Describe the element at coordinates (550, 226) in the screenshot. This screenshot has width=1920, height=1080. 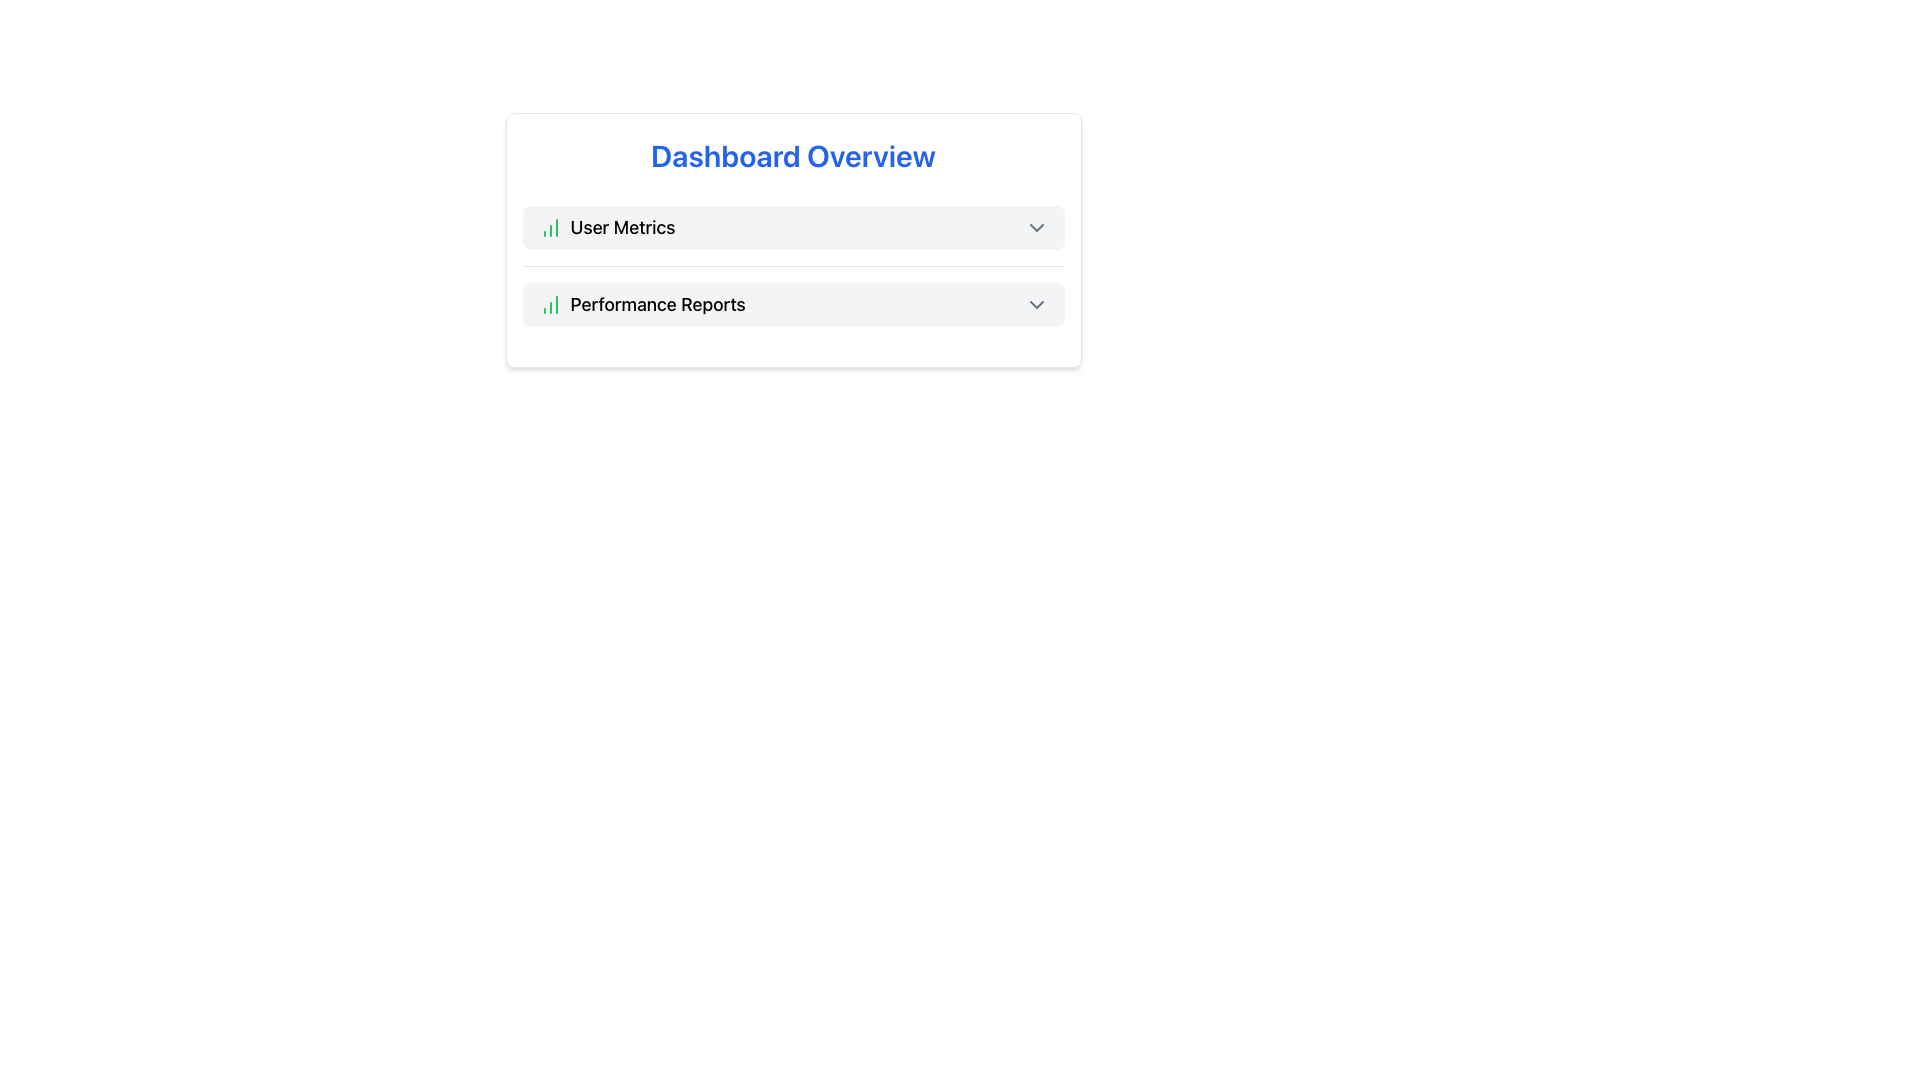
I see `the bar chart icon representing growth in the 'User Metrics' section, located to the left of the 'User Metrics' label` at that location.